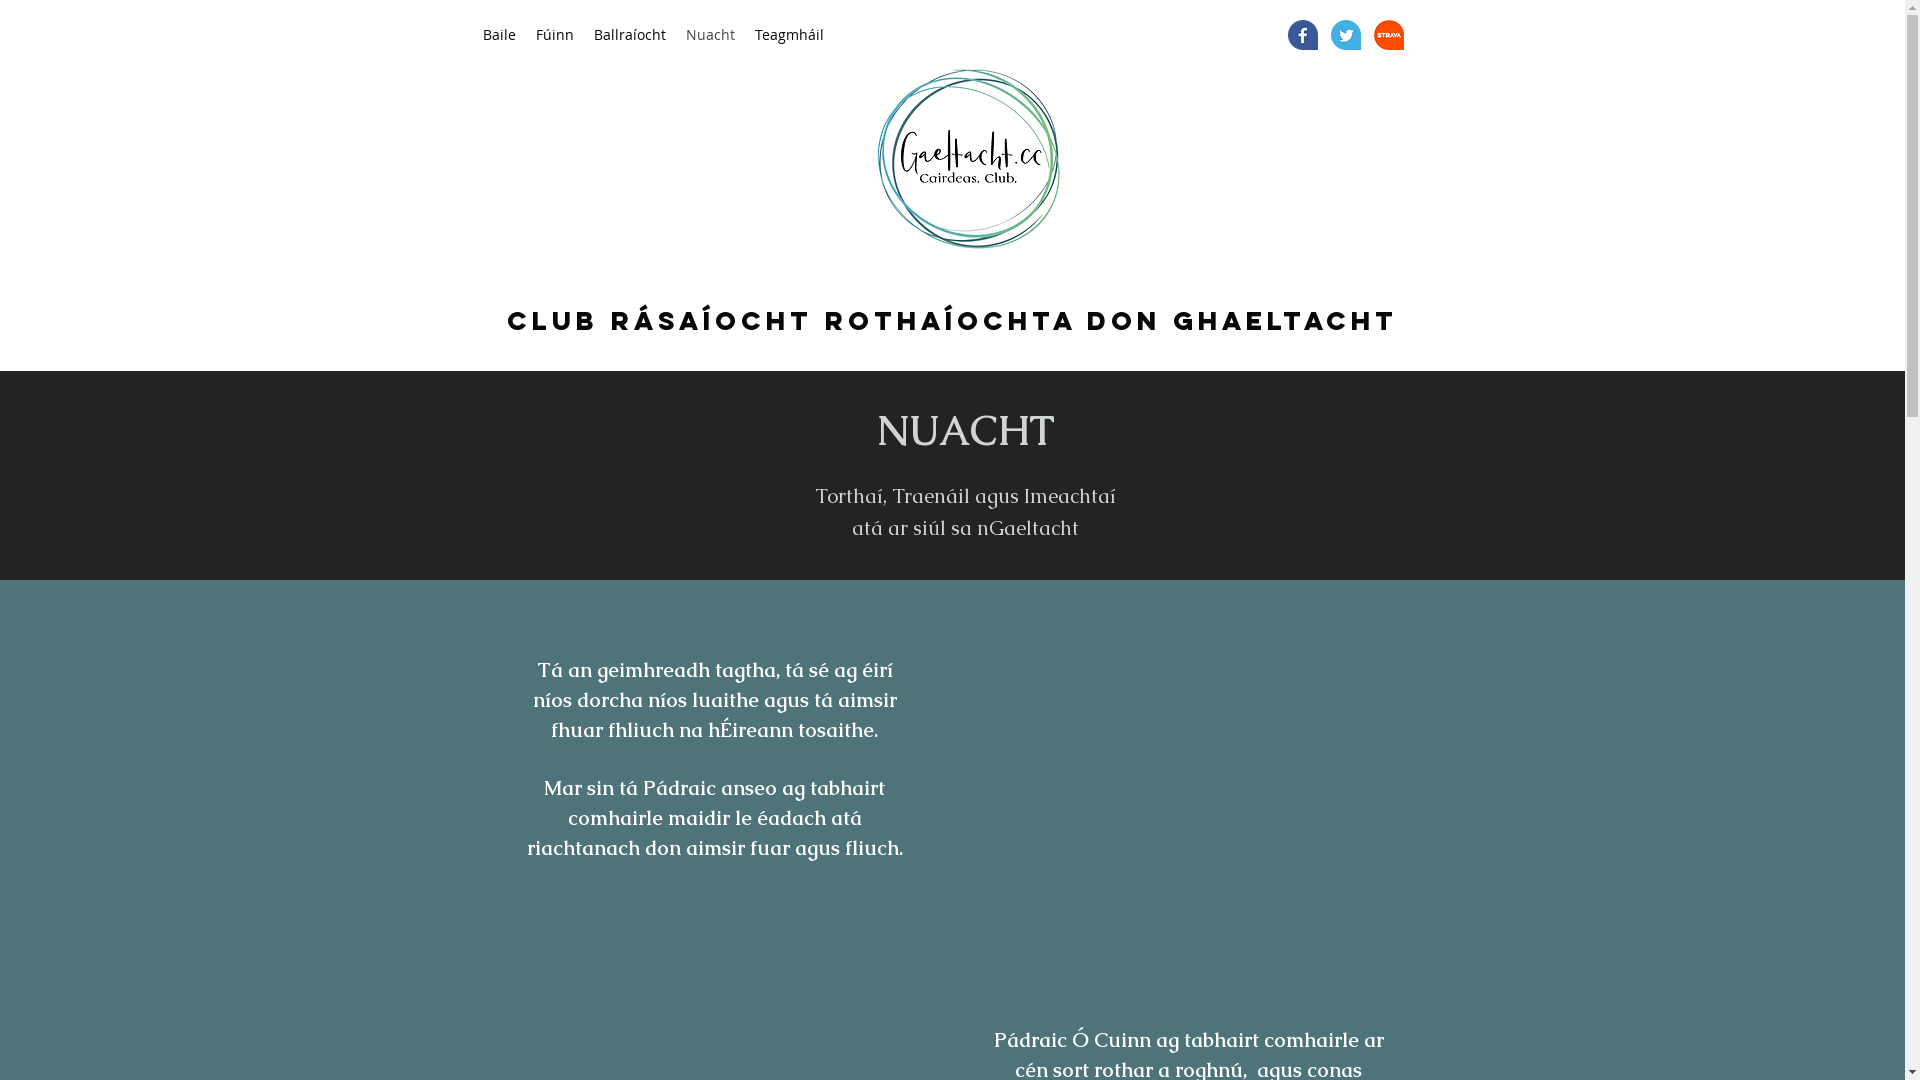 This screenshot has height=1080, width=1920. I want to click on 'Baile', so click(498, 34).